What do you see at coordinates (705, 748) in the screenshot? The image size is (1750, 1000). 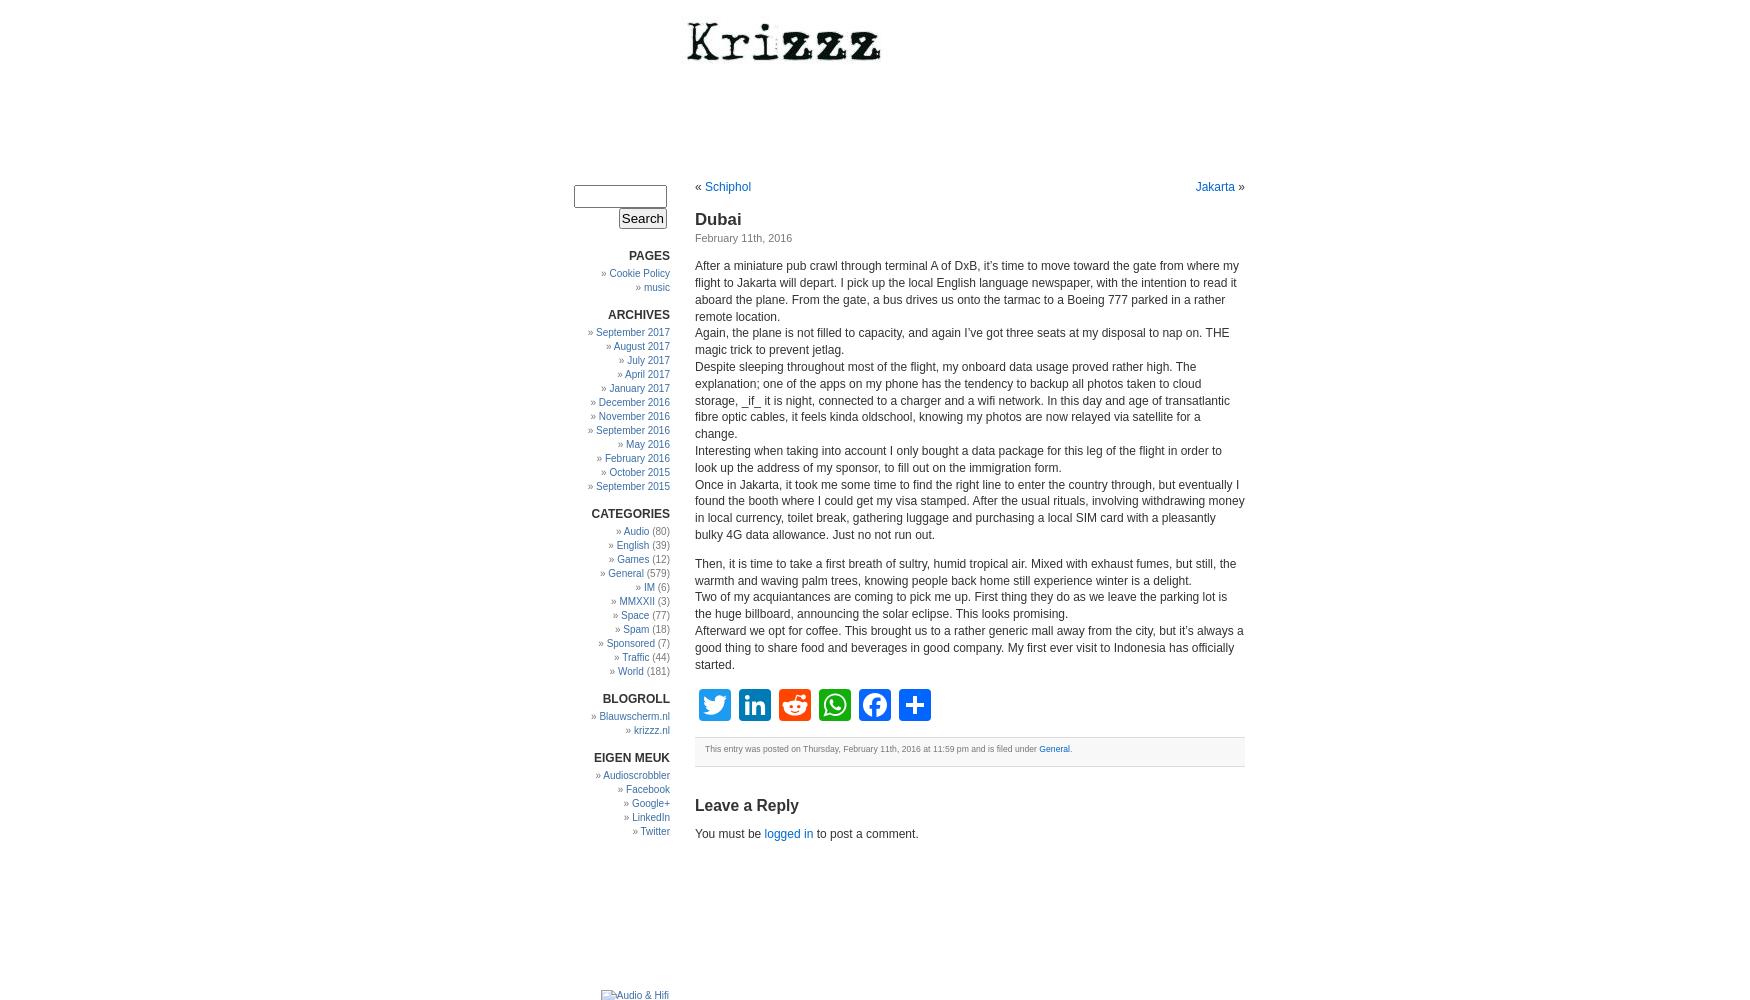 I see `'This entry was posted
						 
						on Thursday, February 11th, 2016 at 11:59 pm						and is filed under'` at bounding box center [705, 748].